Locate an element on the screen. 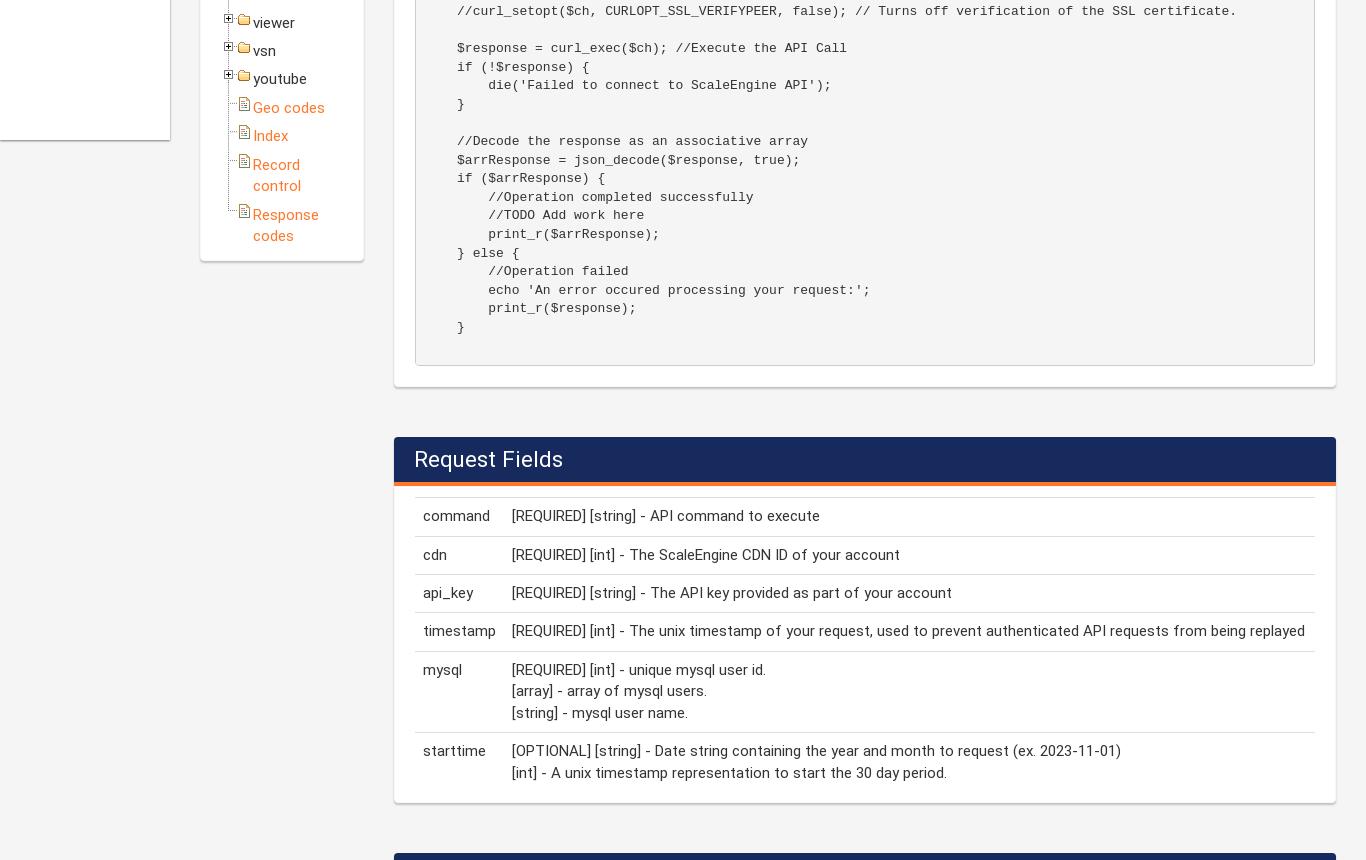 The image size is (1366, 860). '[REQUIRED] [int] - The unix timestamp of your request, used to
                    prevent authenticated API requests from being replayed' is located at coordinates (907, 629).